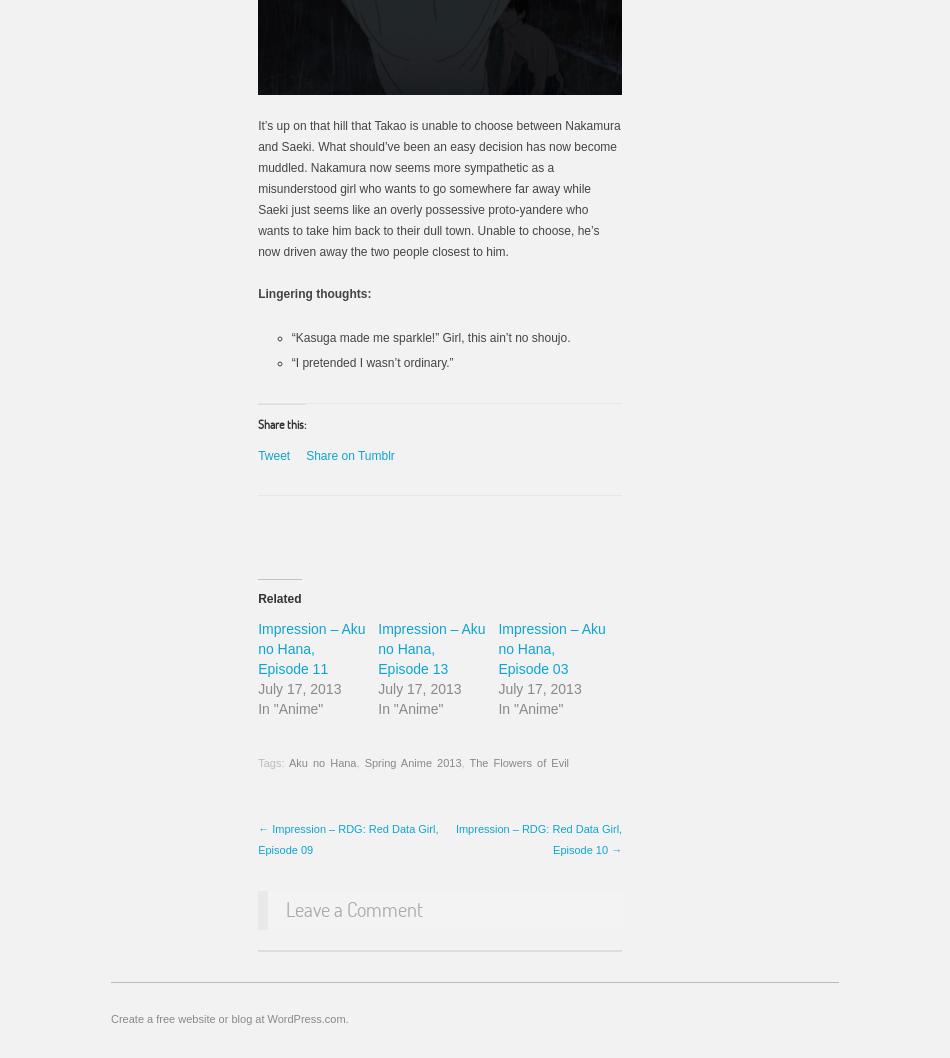  What do you see at coordinates (353, 907) in the screenshot?
I see `'Leave a Comment'` at bounding box center [353, 907].